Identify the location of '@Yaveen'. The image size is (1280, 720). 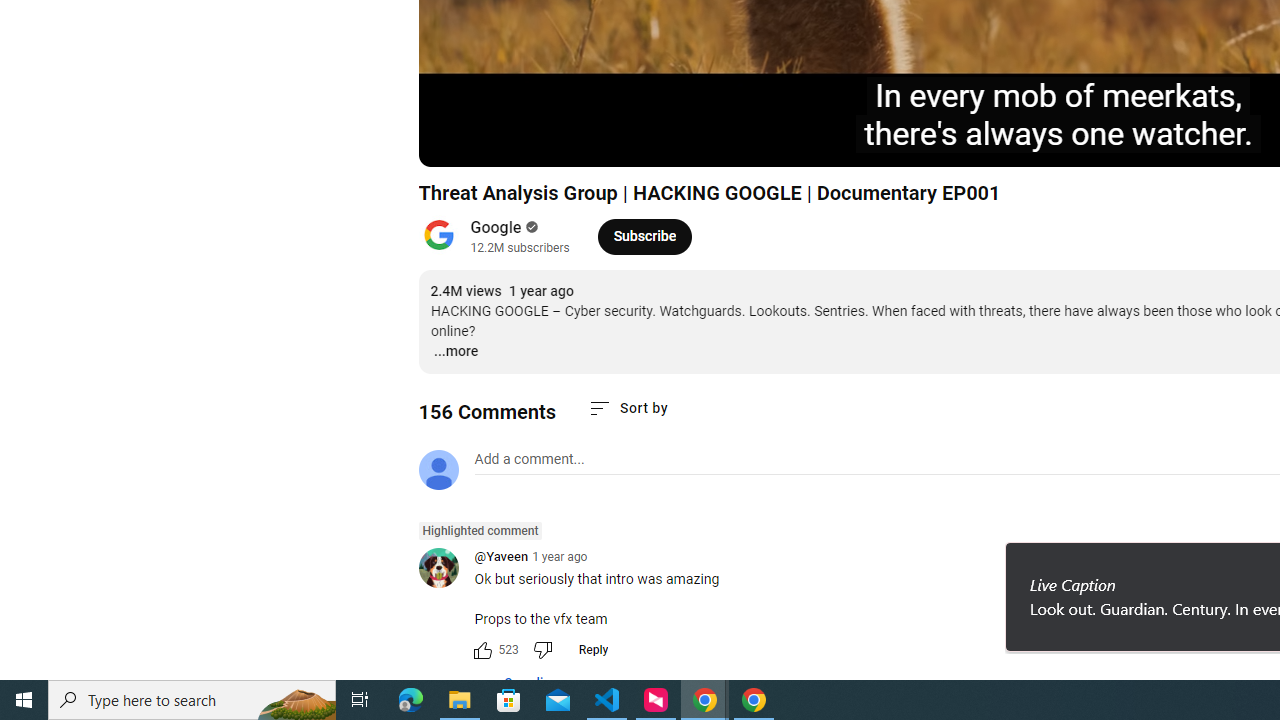
(445, 569).